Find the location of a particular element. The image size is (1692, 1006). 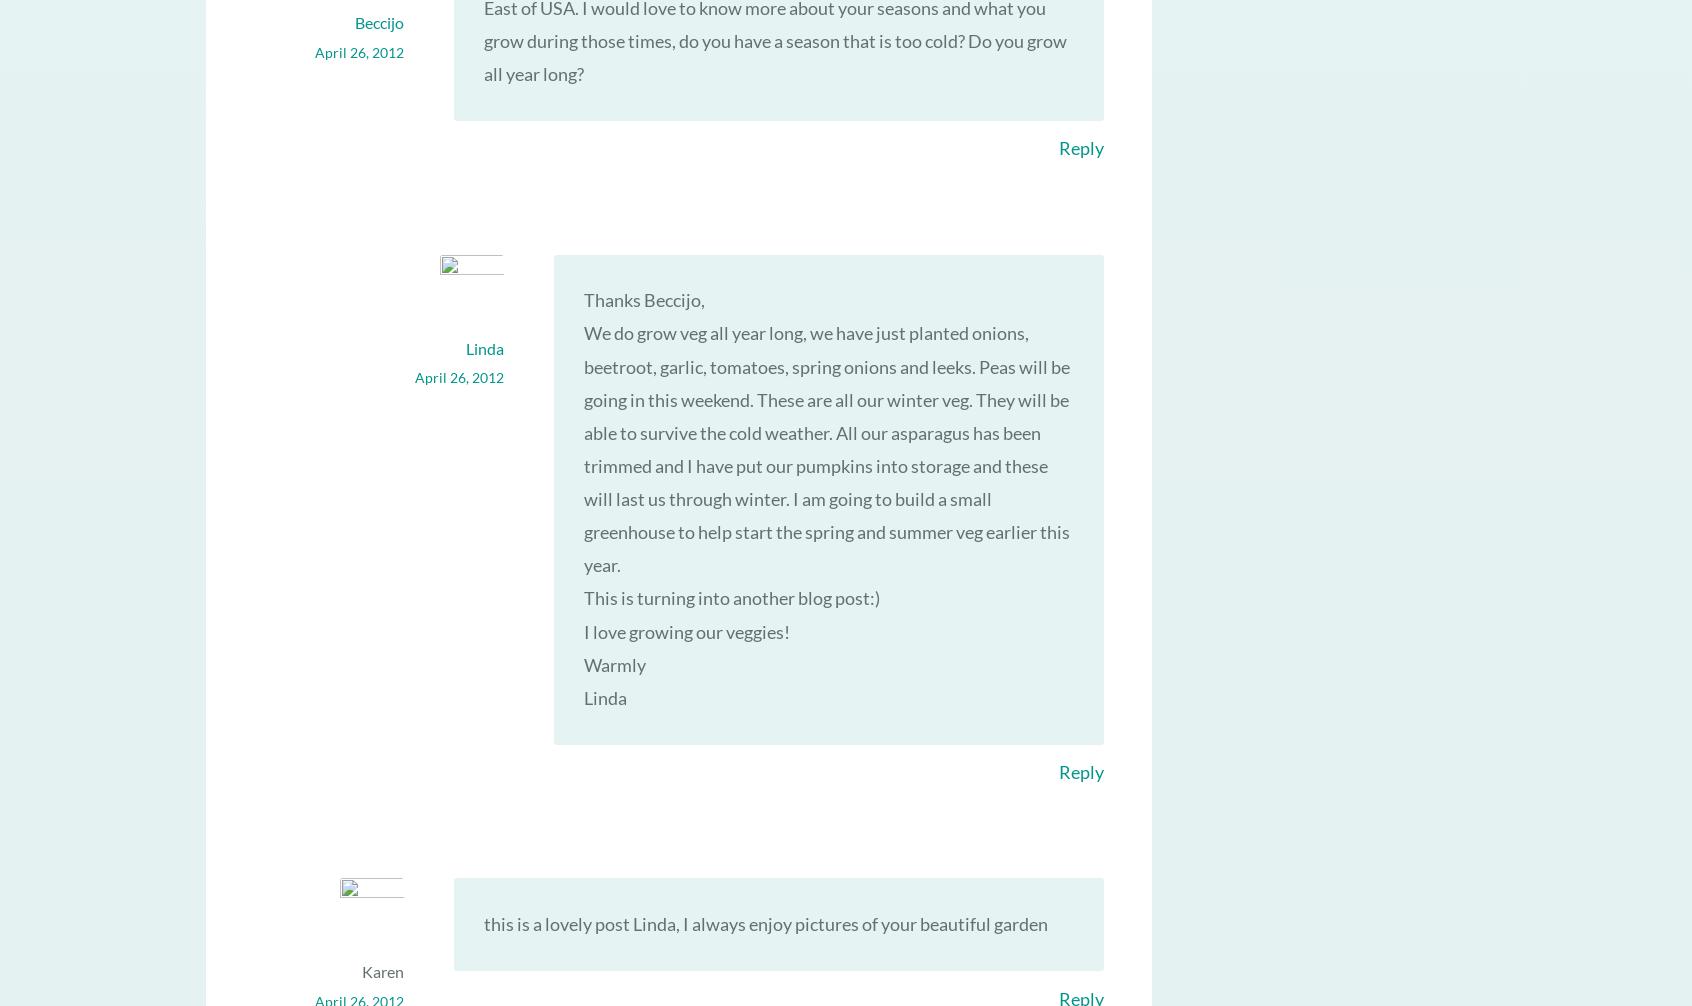

'Thanks Beccijo,' is located at coordinates (643, 298).